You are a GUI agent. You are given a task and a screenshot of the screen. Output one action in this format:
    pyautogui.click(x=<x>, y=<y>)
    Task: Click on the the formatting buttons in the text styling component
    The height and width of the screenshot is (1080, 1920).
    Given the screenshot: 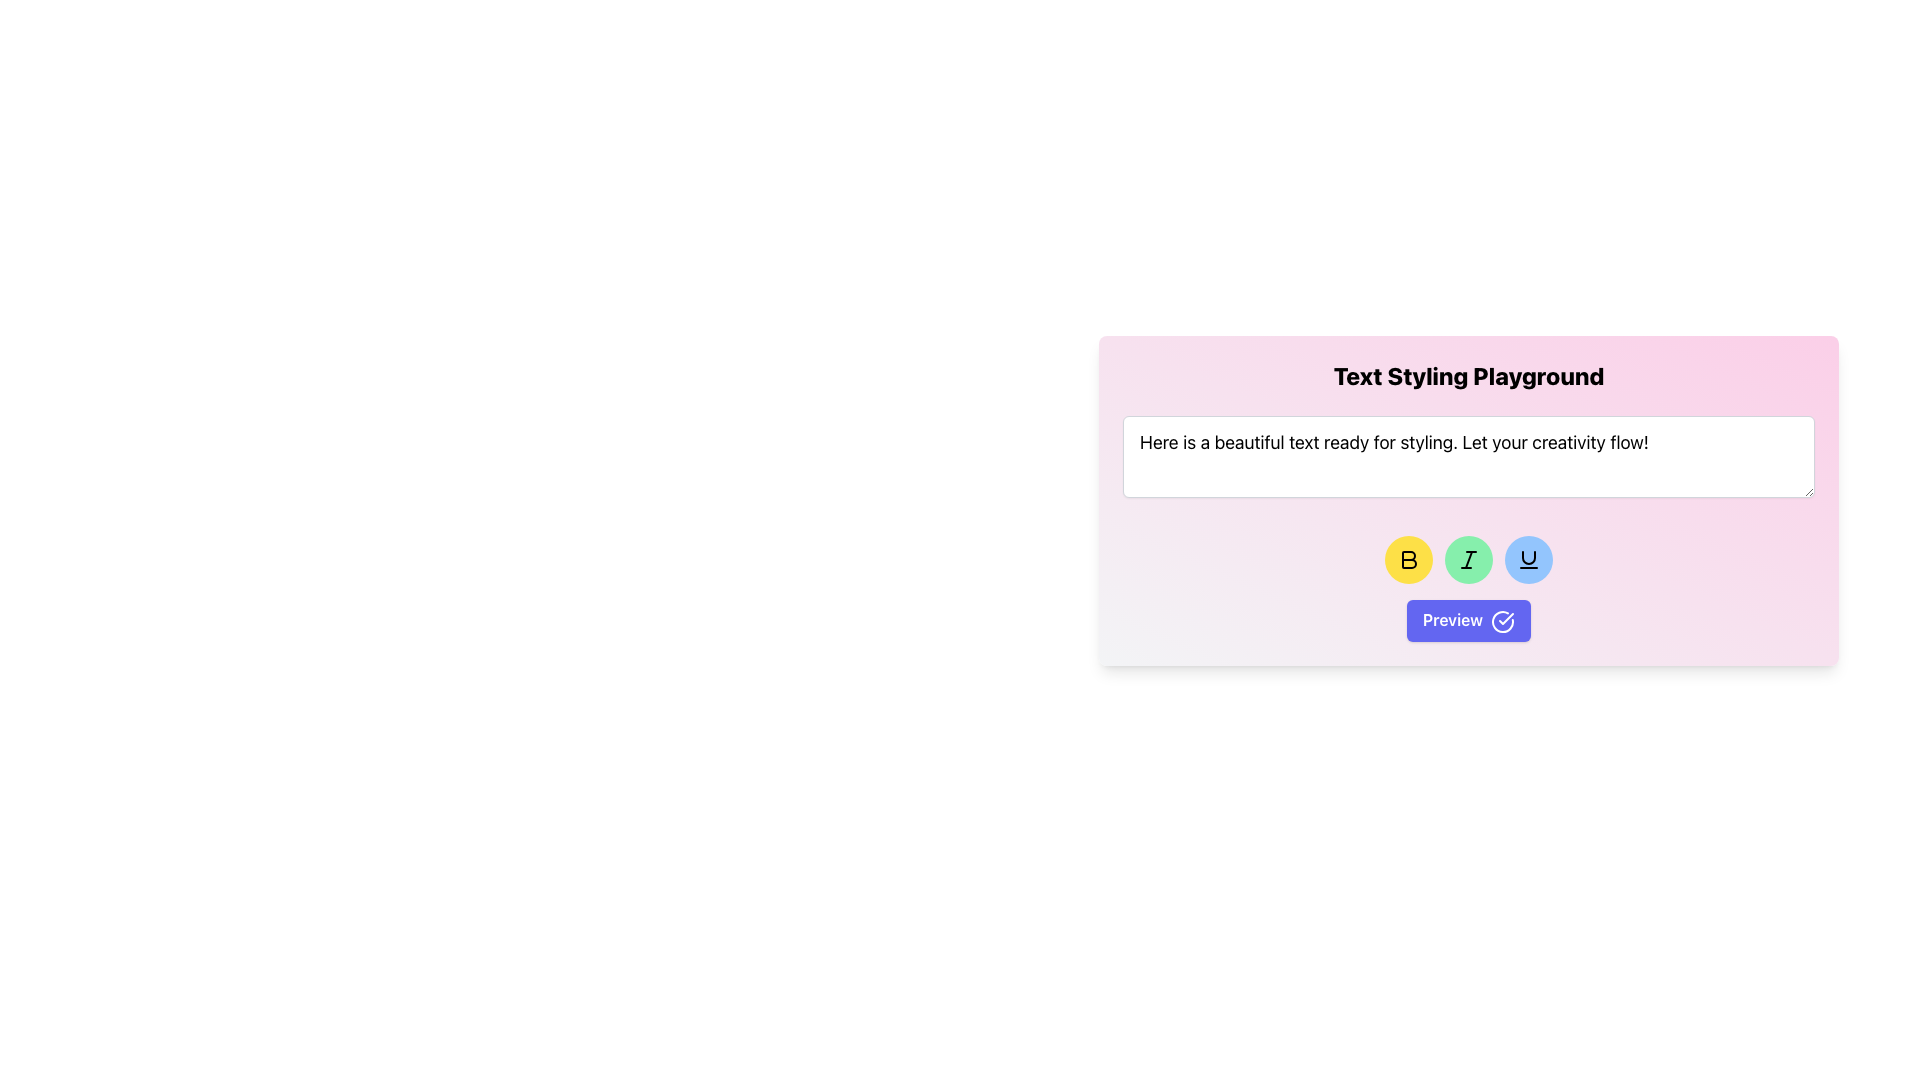 What is the action you would take?
    pyautogui.click(x=1468, y=499)
    